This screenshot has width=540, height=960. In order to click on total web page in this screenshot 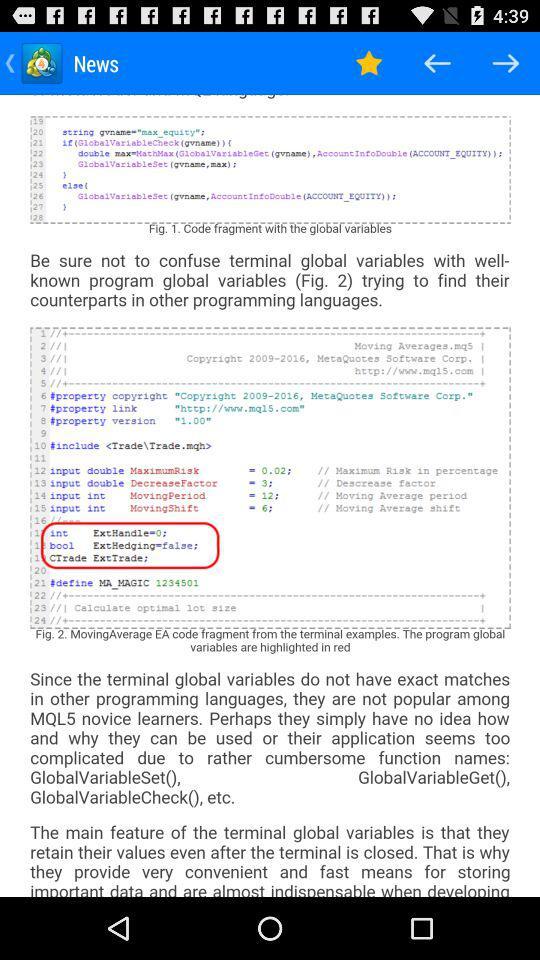, I will do `click(270, 494)`.